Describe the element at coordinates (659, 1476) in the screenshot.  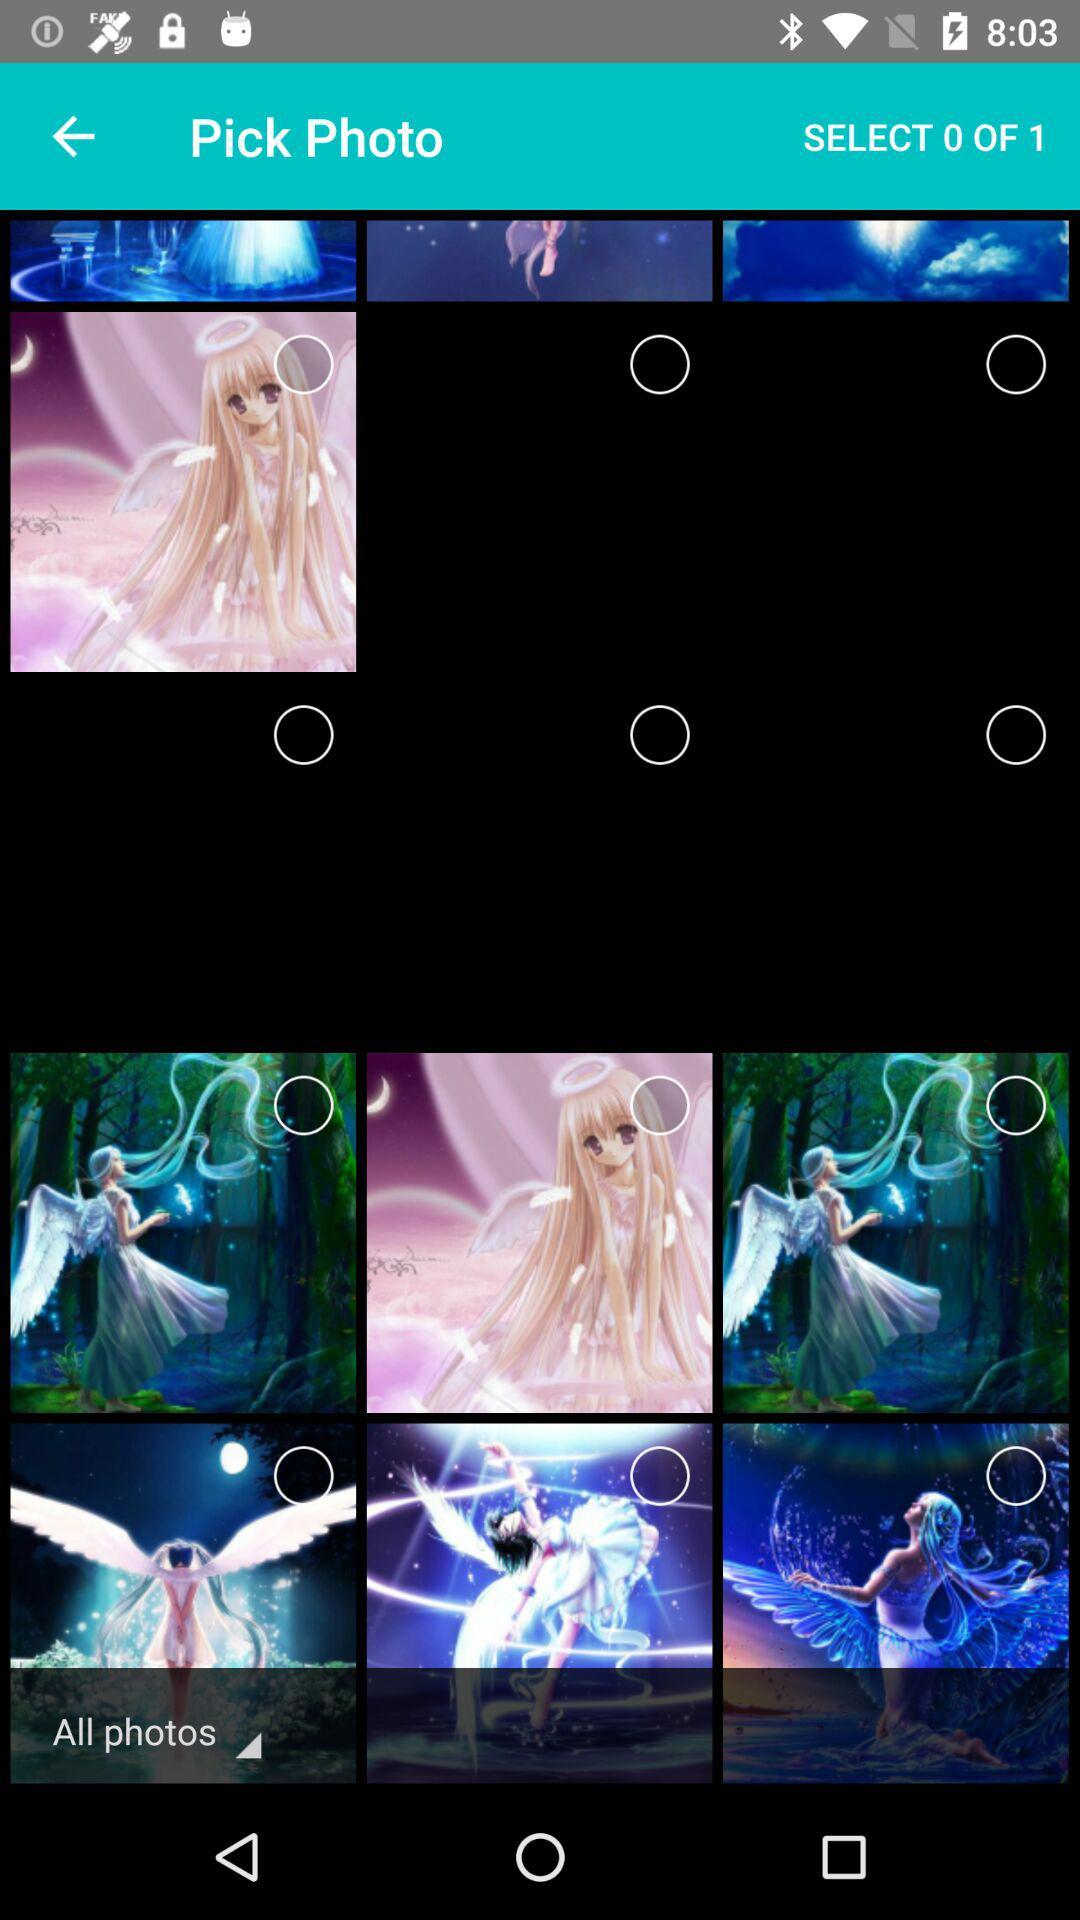
I see `photo` at that location.